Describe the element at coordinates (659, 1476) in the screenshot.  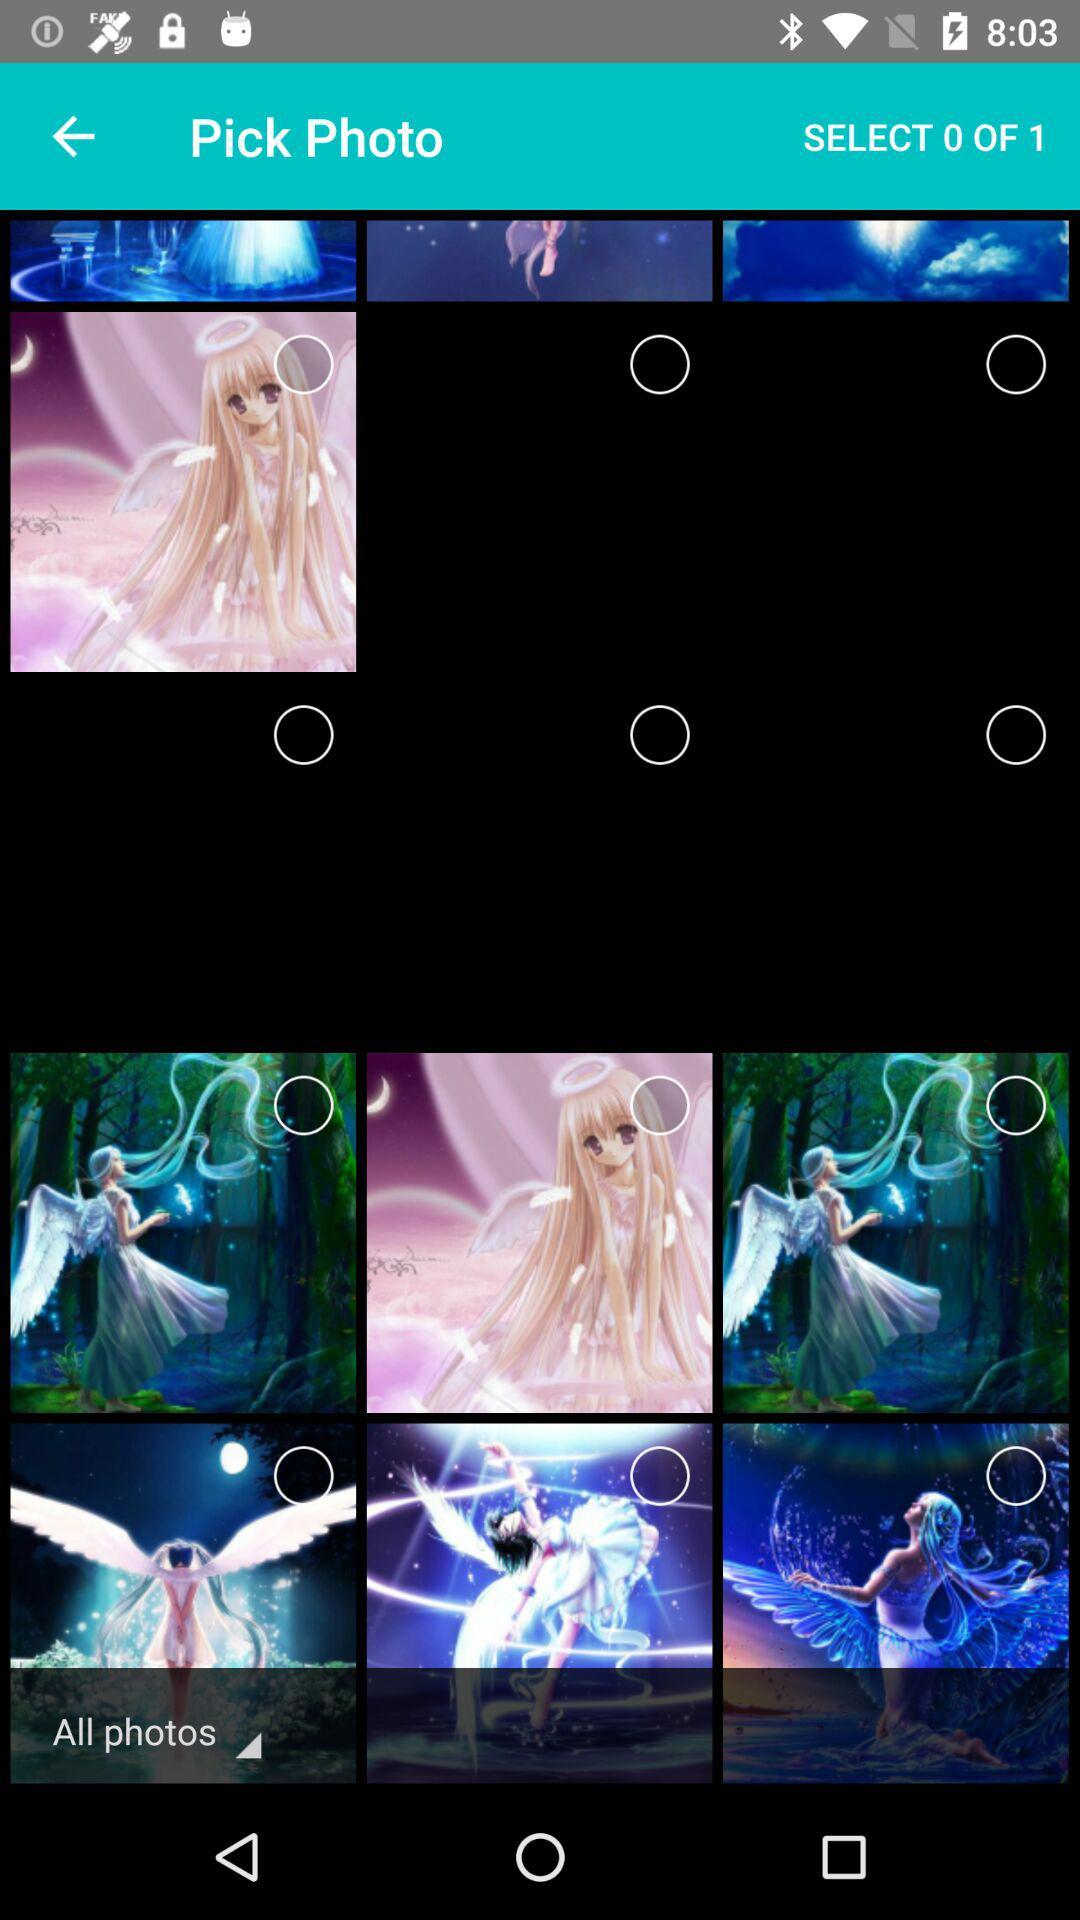
I see `photo` at that location.